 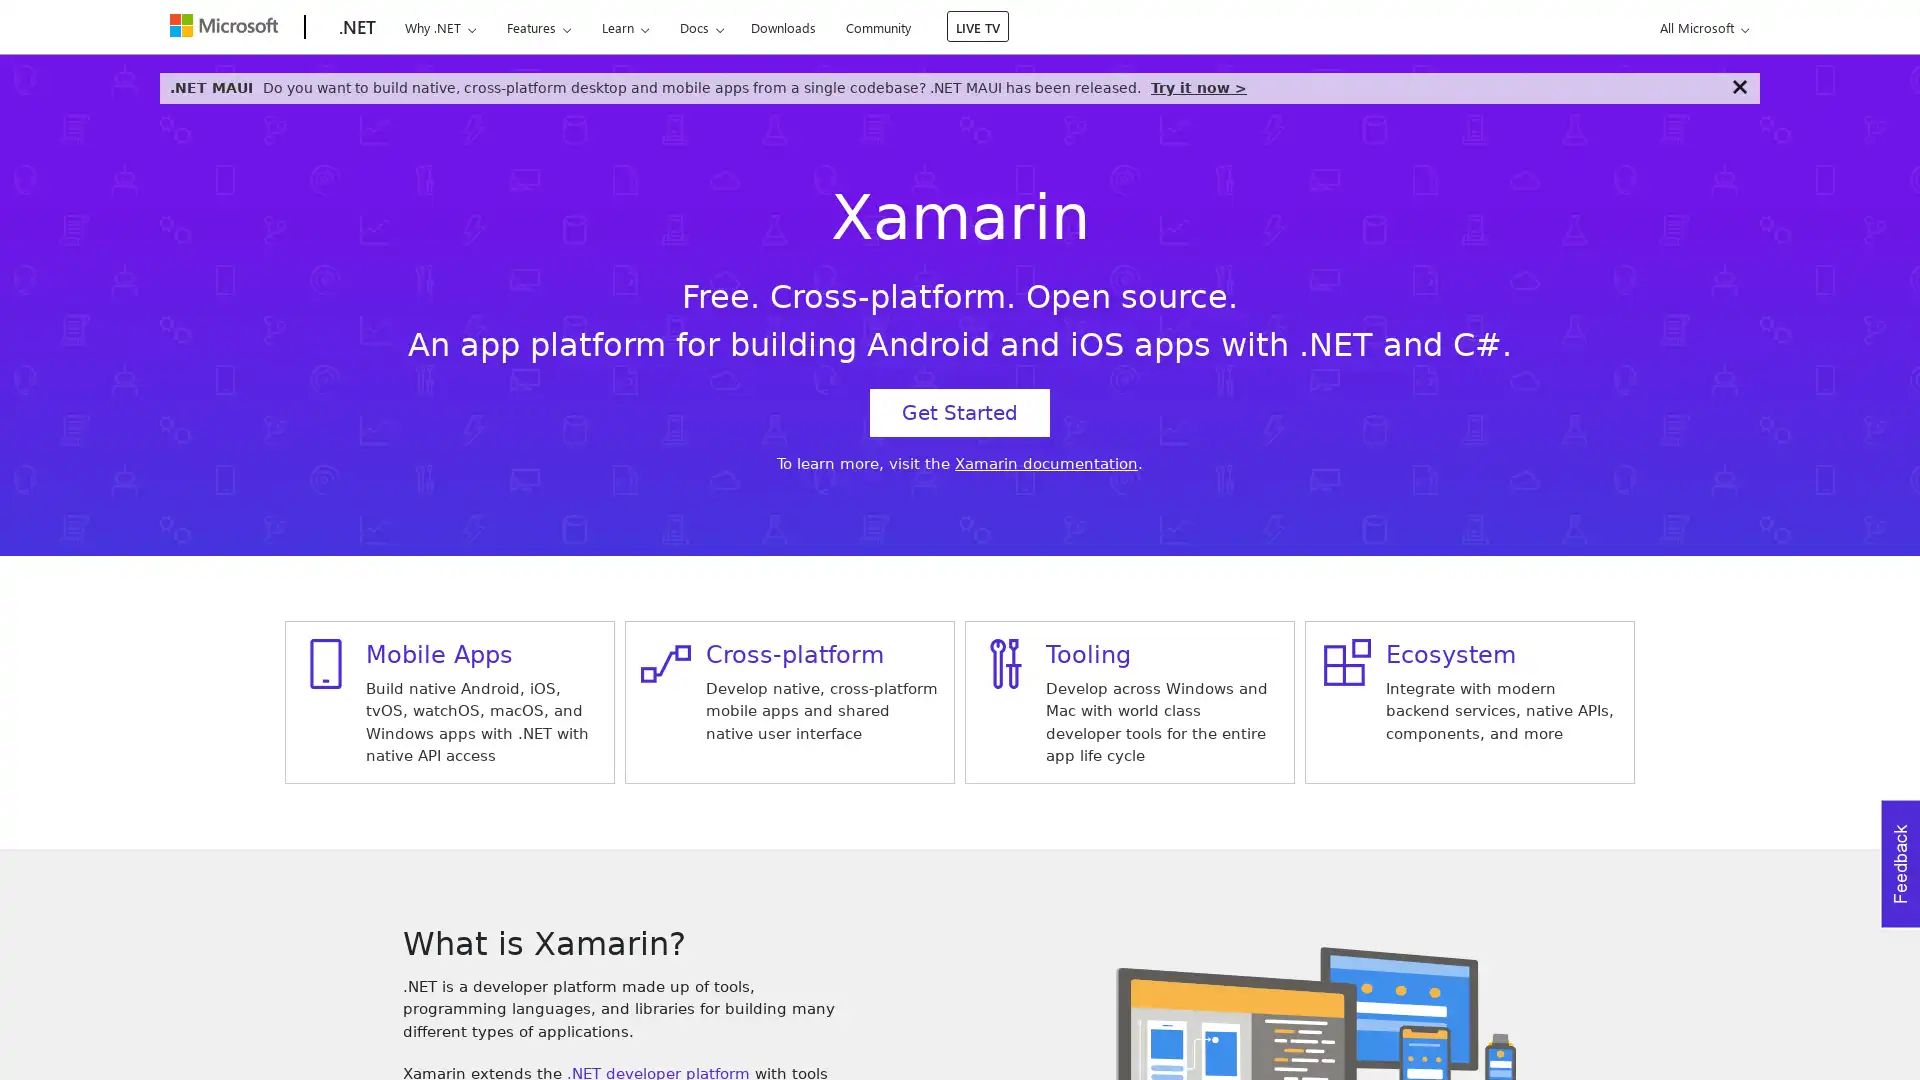 I want to click on close, so click(x=1738, y=86).